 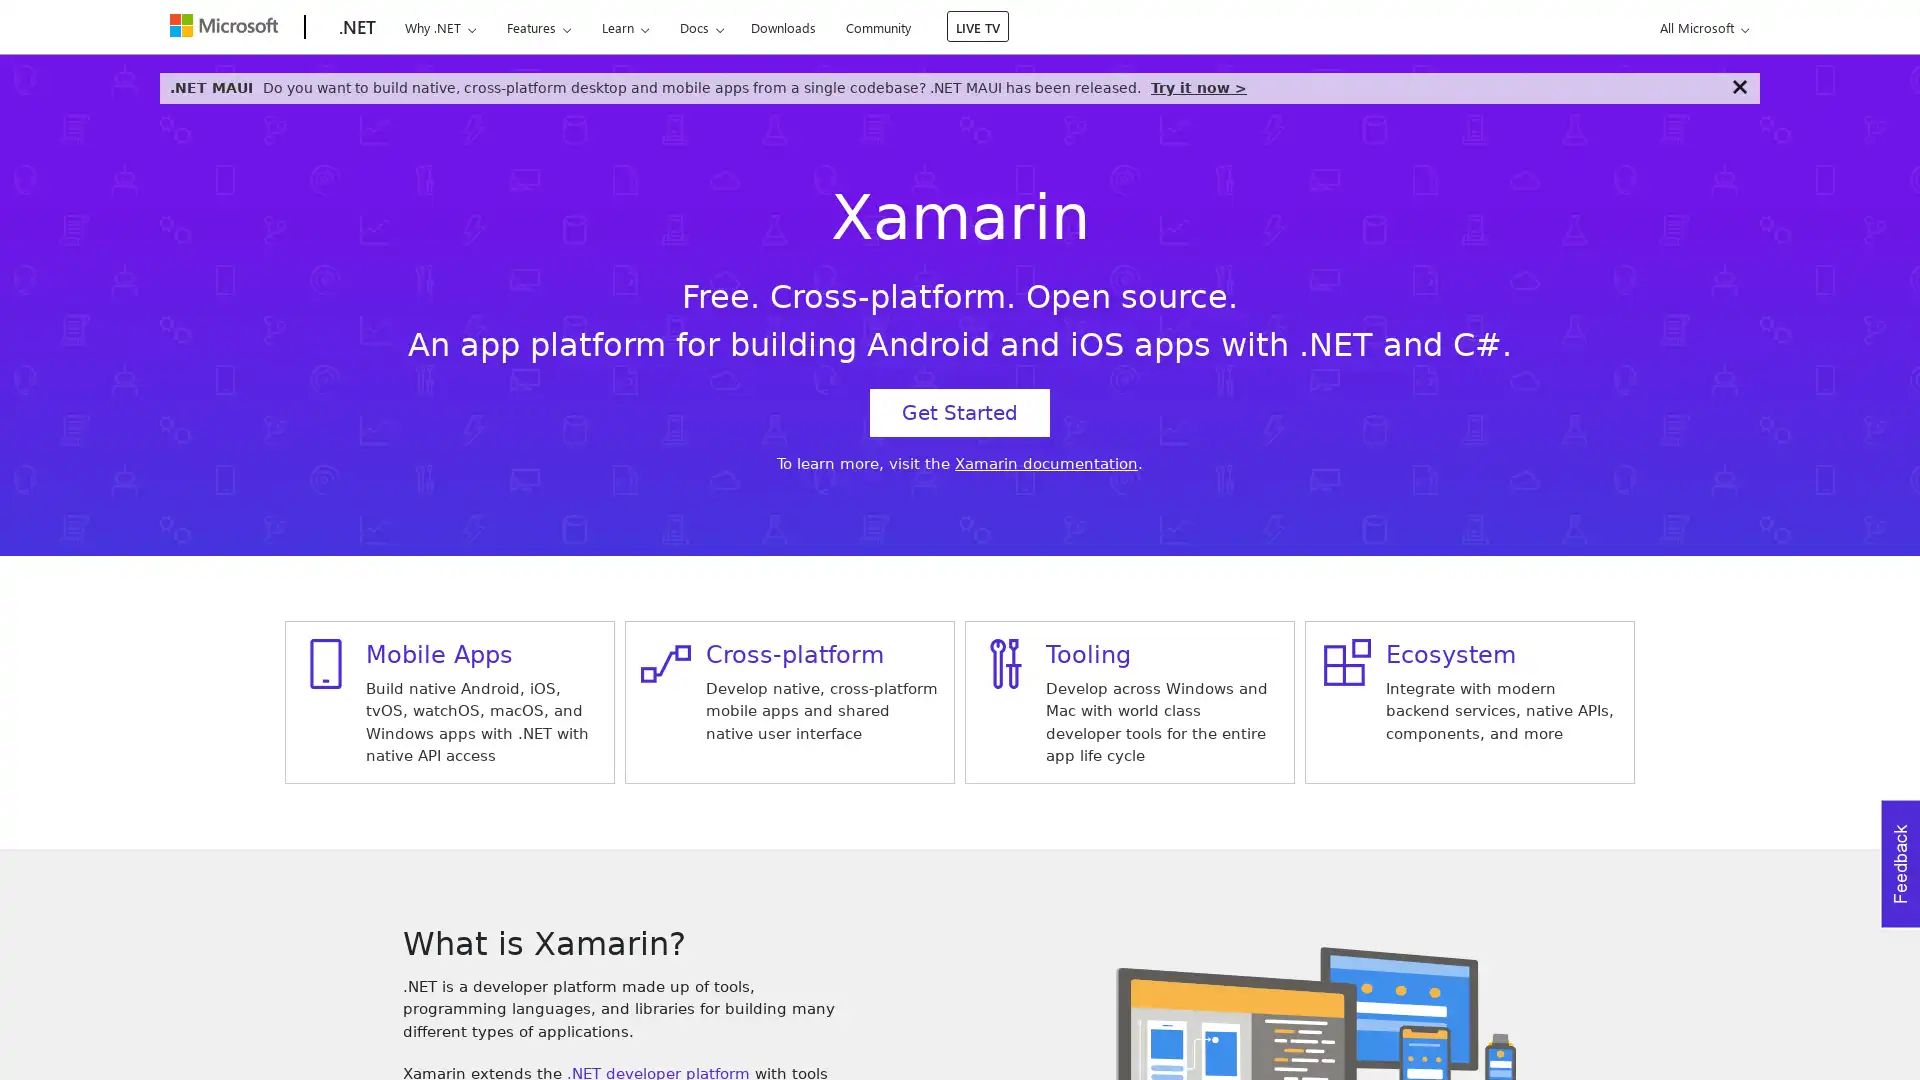 I want to click on close, so click(x=1738, y=86).